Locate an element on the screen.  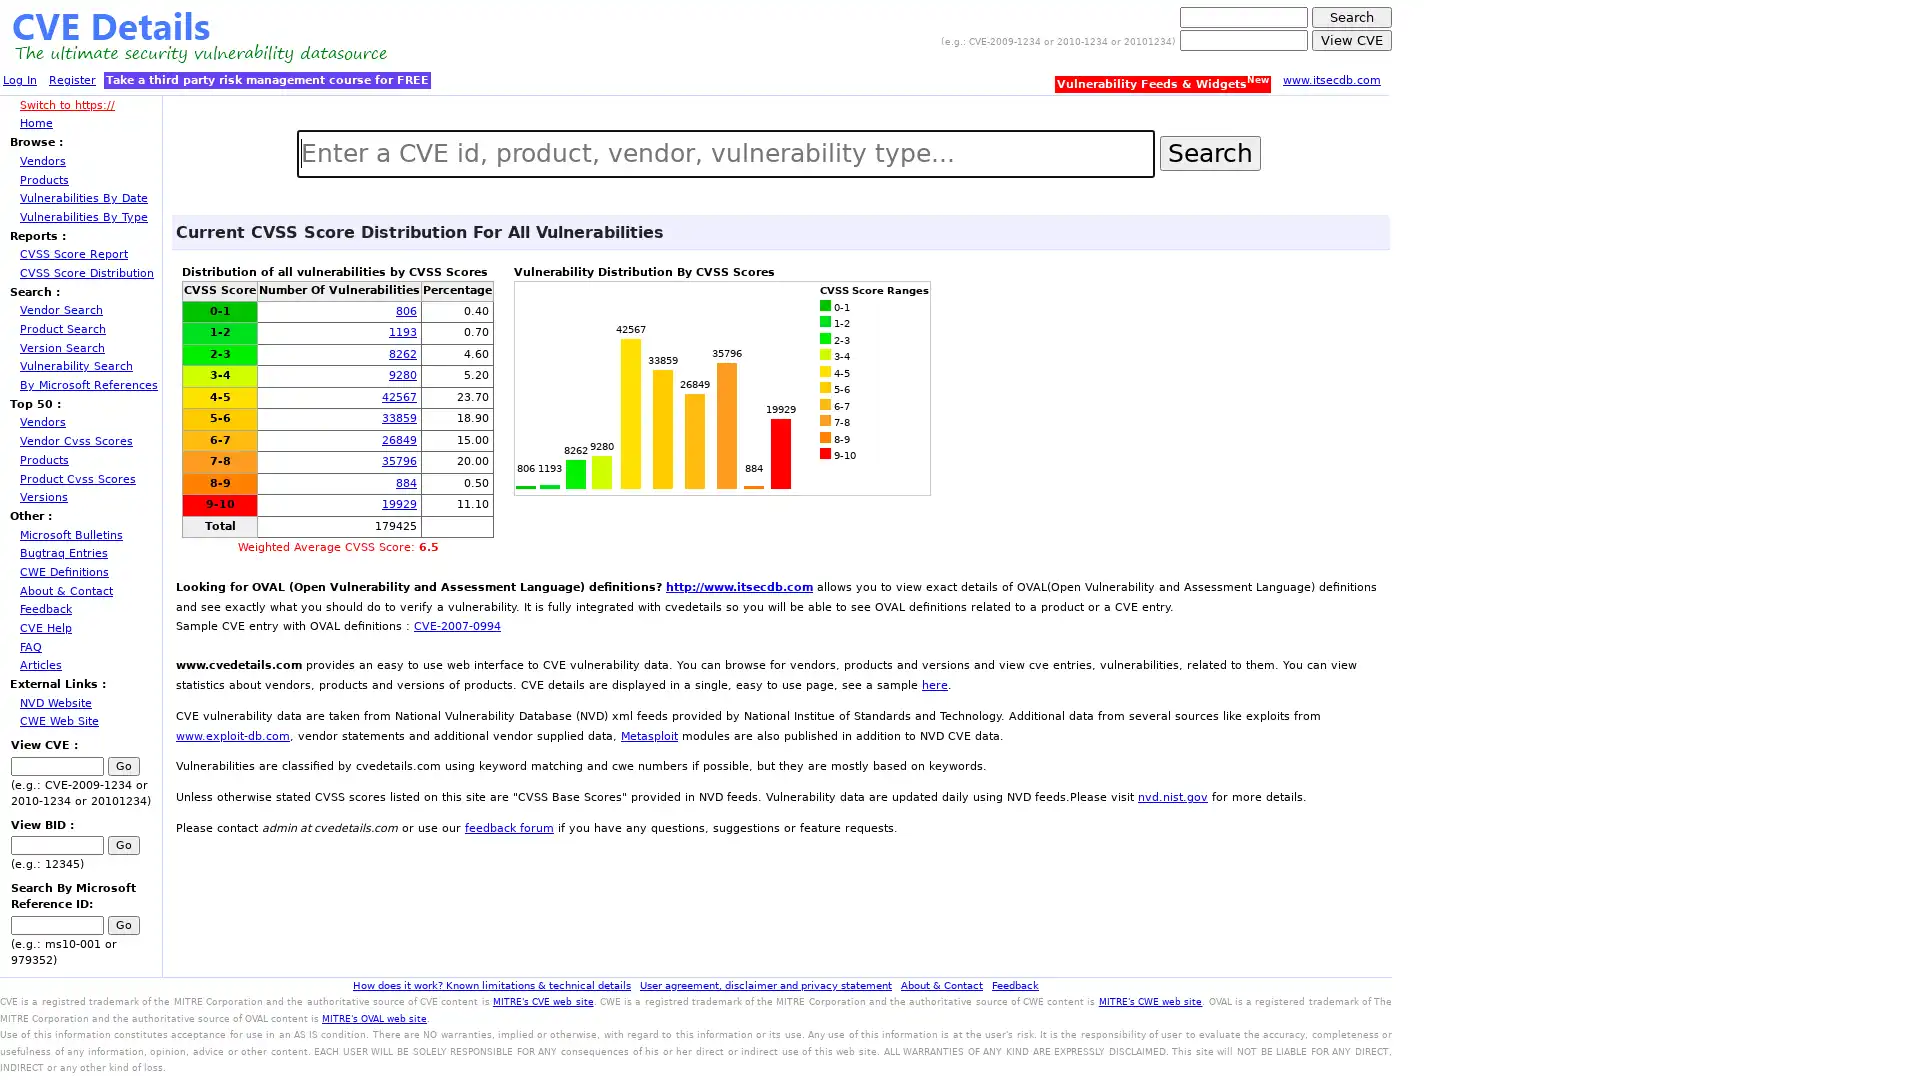
View CVE is located at coordinates (1352, 40).